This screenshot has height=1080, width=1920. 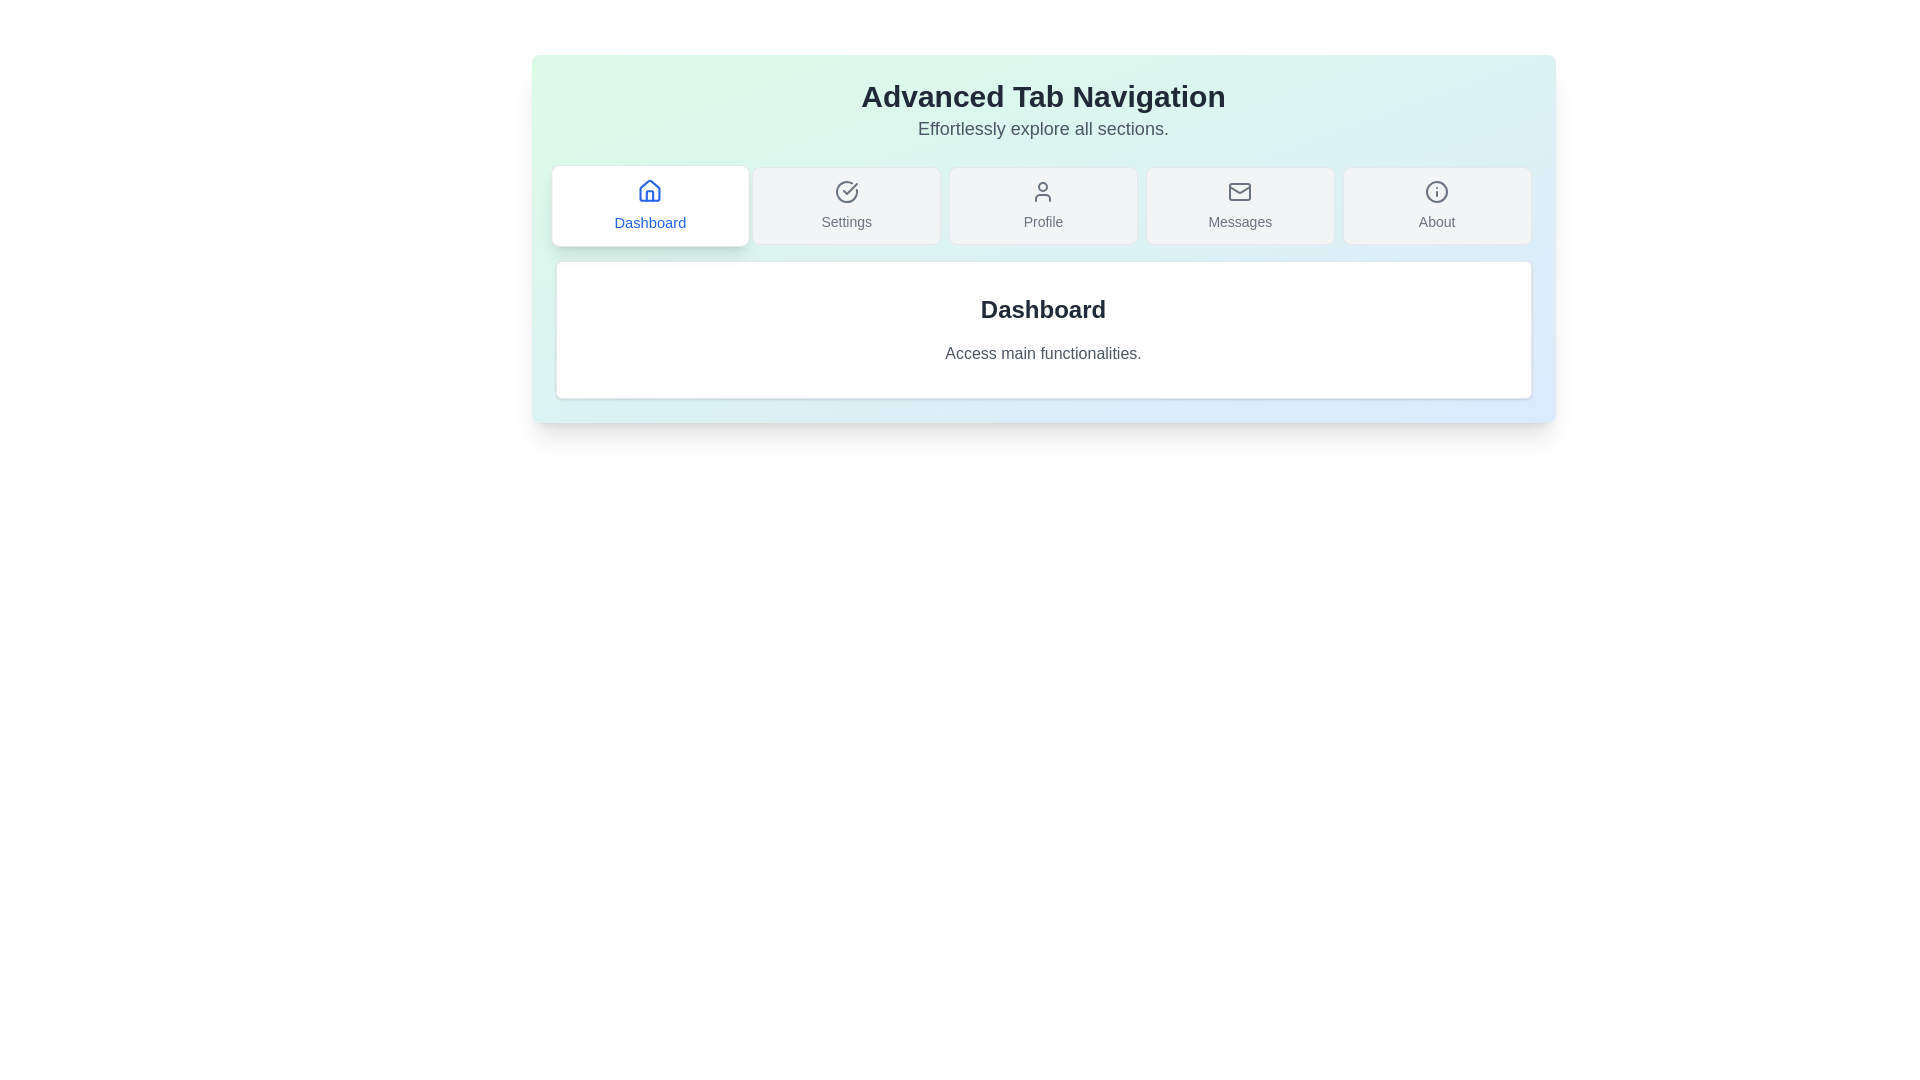 What do you see at coordinates (1042, 205) in the screenshot?
I see `the tab button labeled Profile to navigate to the corresponding tab` at bounding box center [1042, 205].